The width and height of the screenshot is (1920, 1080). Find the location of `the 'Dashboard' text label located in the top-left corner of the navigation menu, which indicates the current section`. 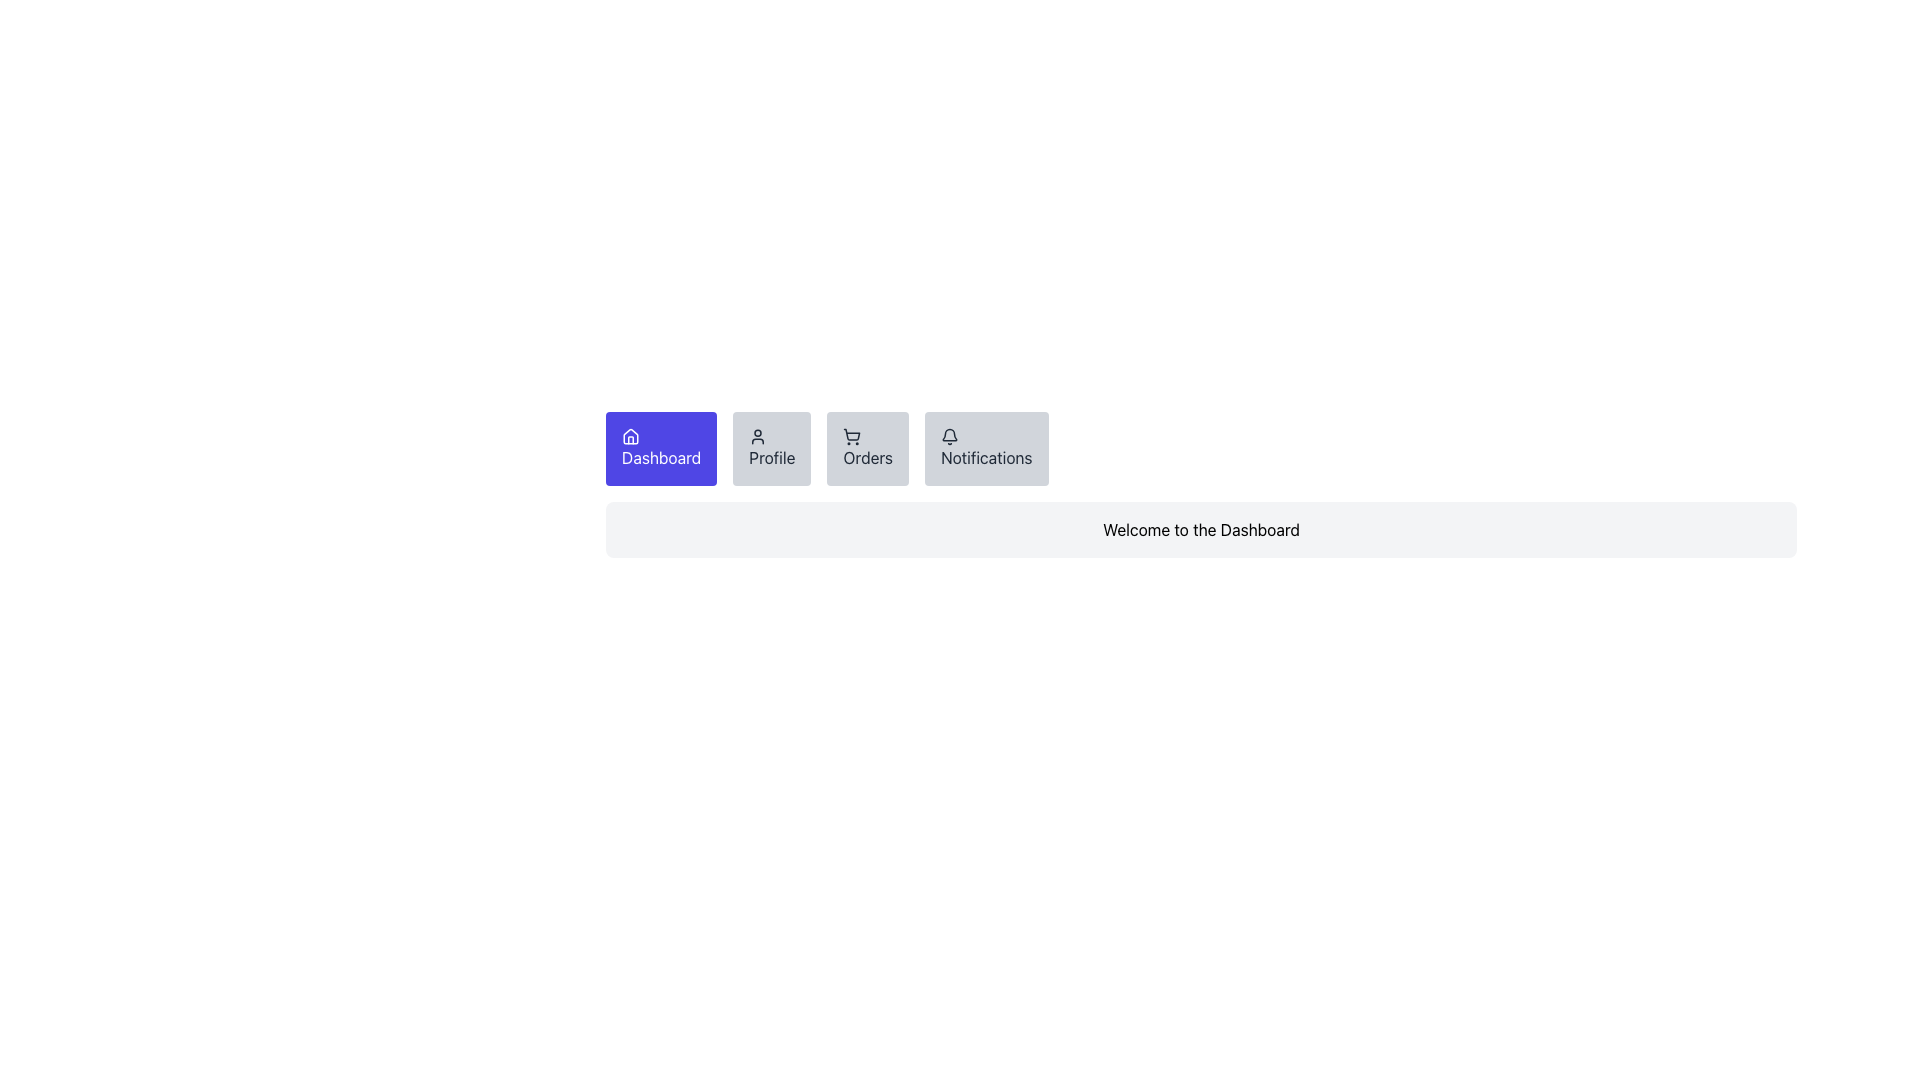

the 'Dashboard' text label located in the top-left corner of the navigation menu, which indicates the current section is located at coordinates (661, 458).